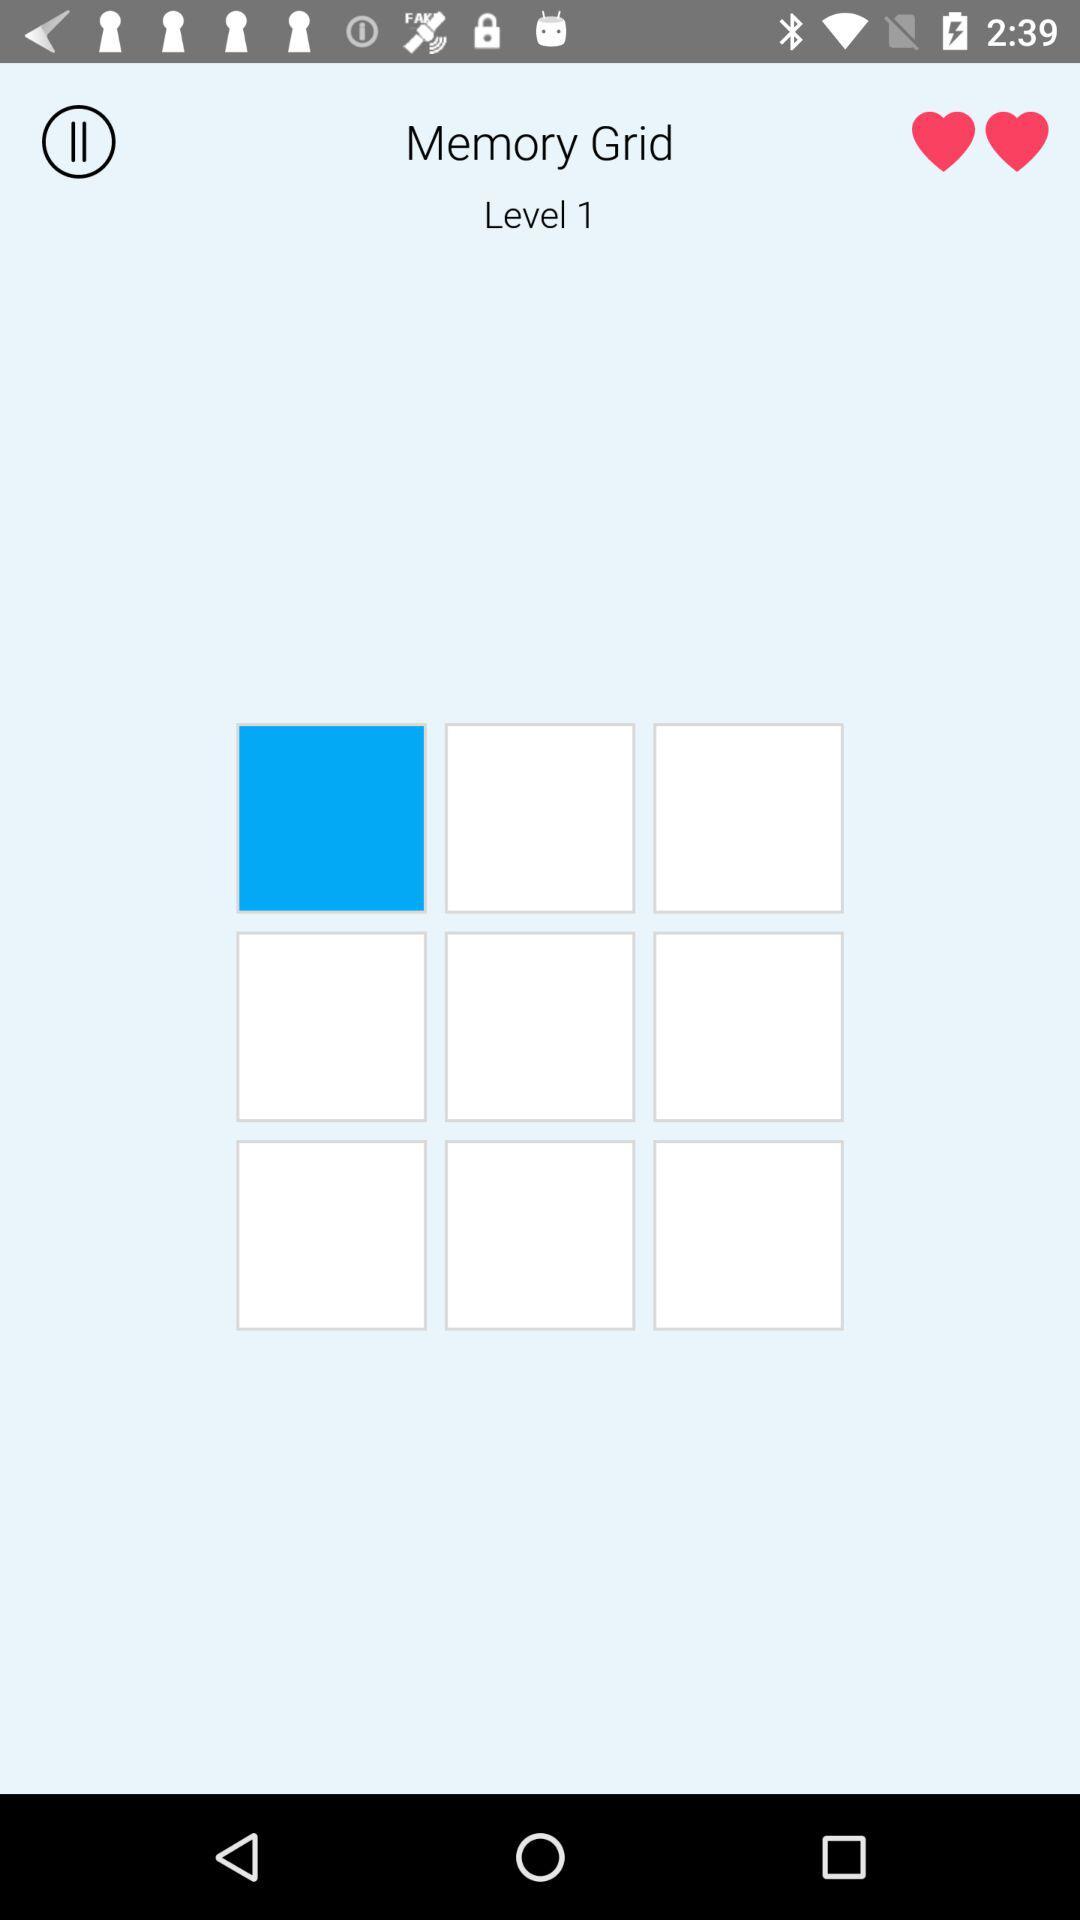 This screenshot has width=1080, height=1920. I want to click on last box on upper row, so click(748, 818).